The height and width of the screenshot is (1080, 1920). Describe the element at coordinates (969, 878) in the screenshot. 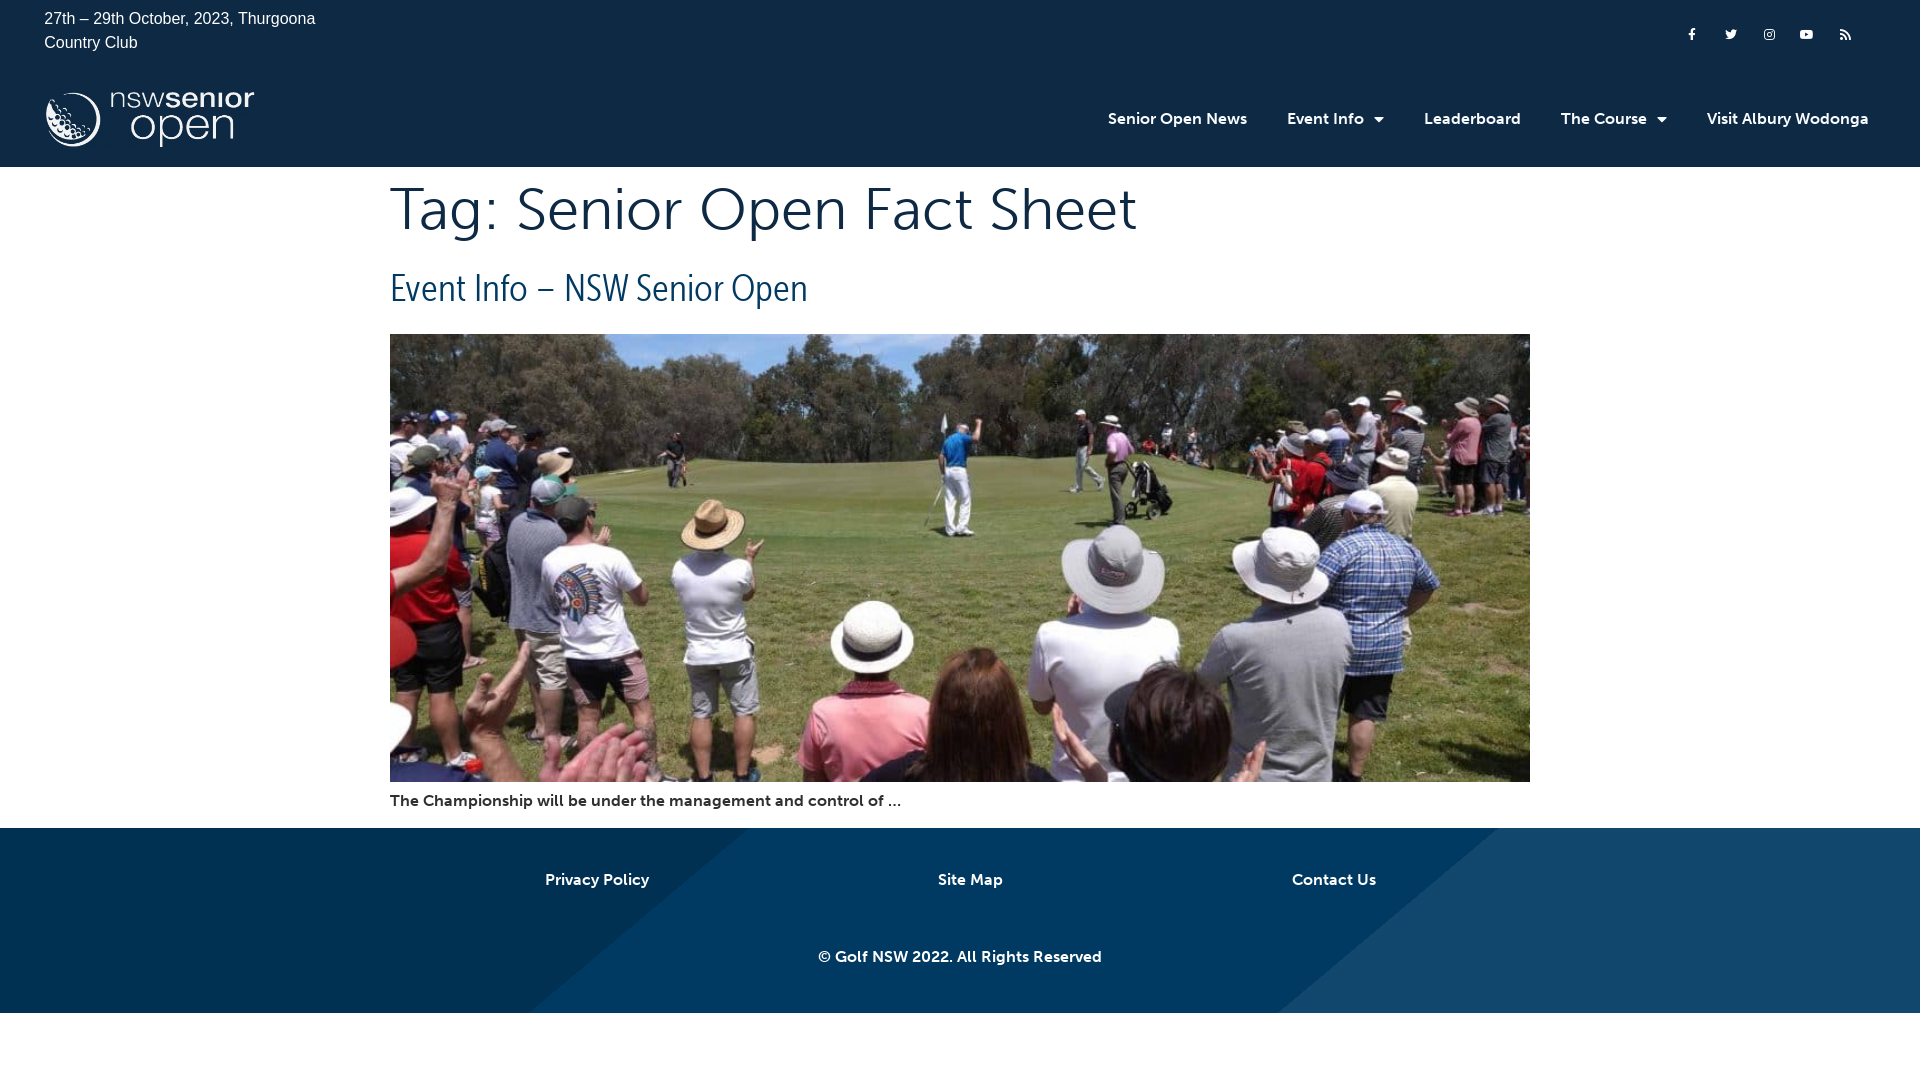

I see `'Site Map'` at that location.